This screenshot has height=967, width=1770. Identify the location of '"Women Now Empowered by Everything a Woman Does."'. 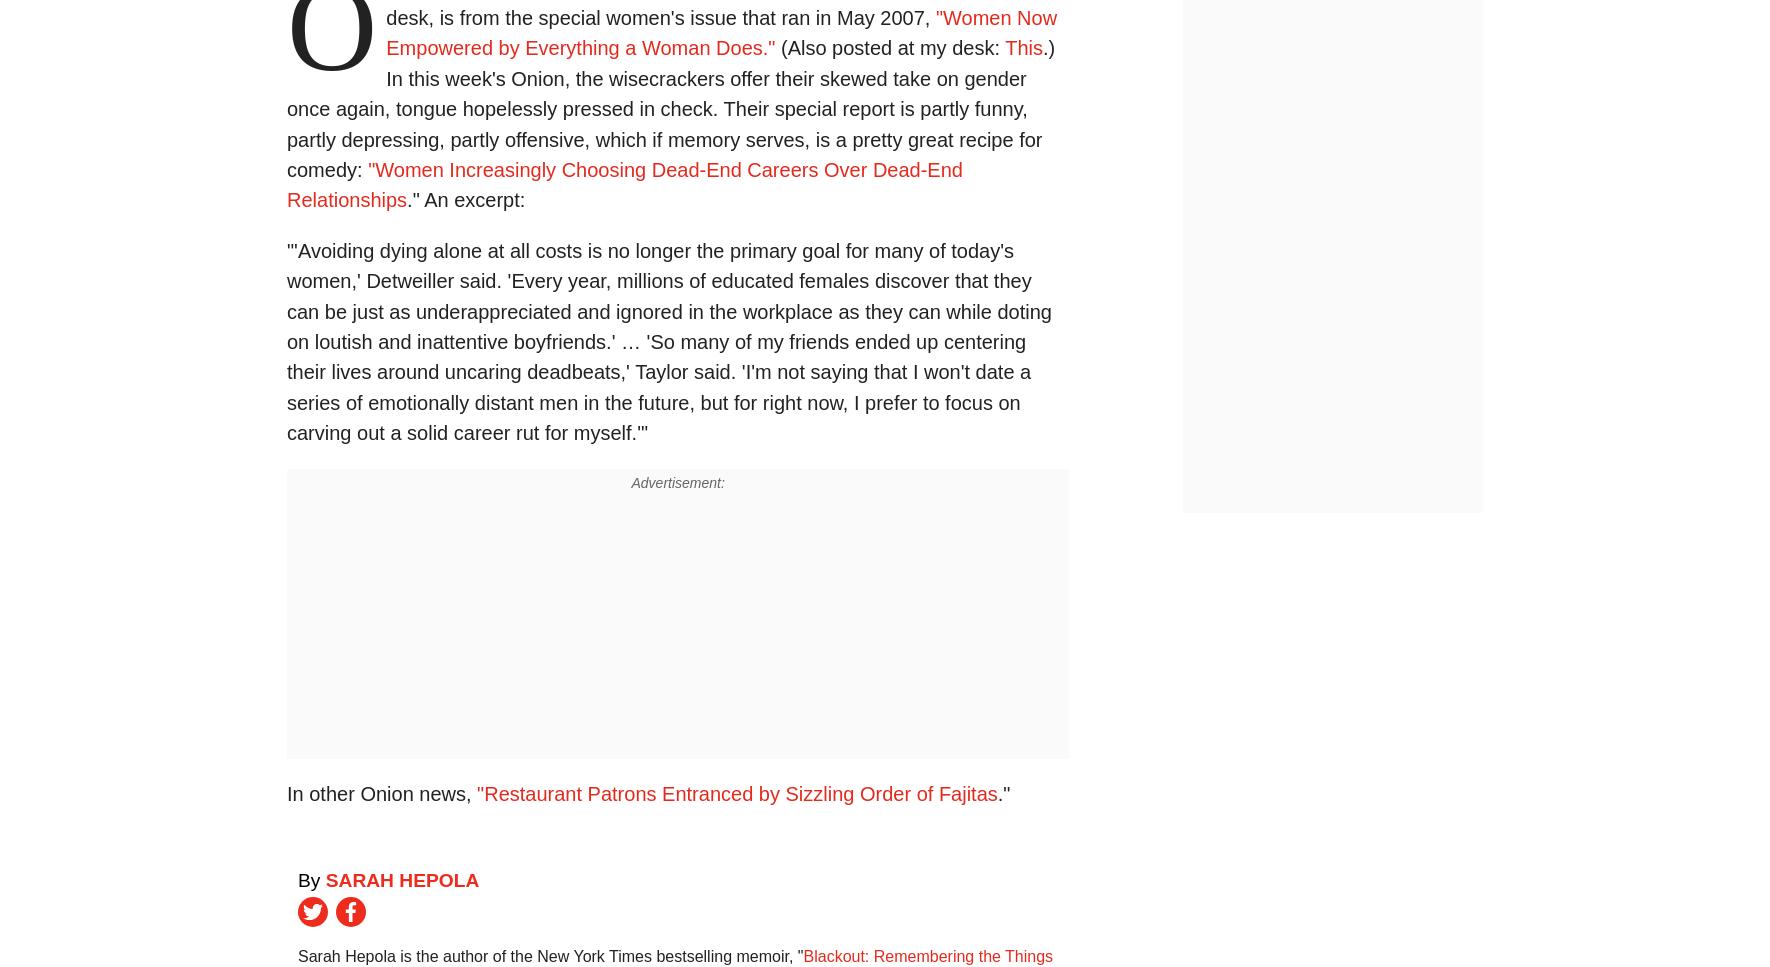
(720, 32).